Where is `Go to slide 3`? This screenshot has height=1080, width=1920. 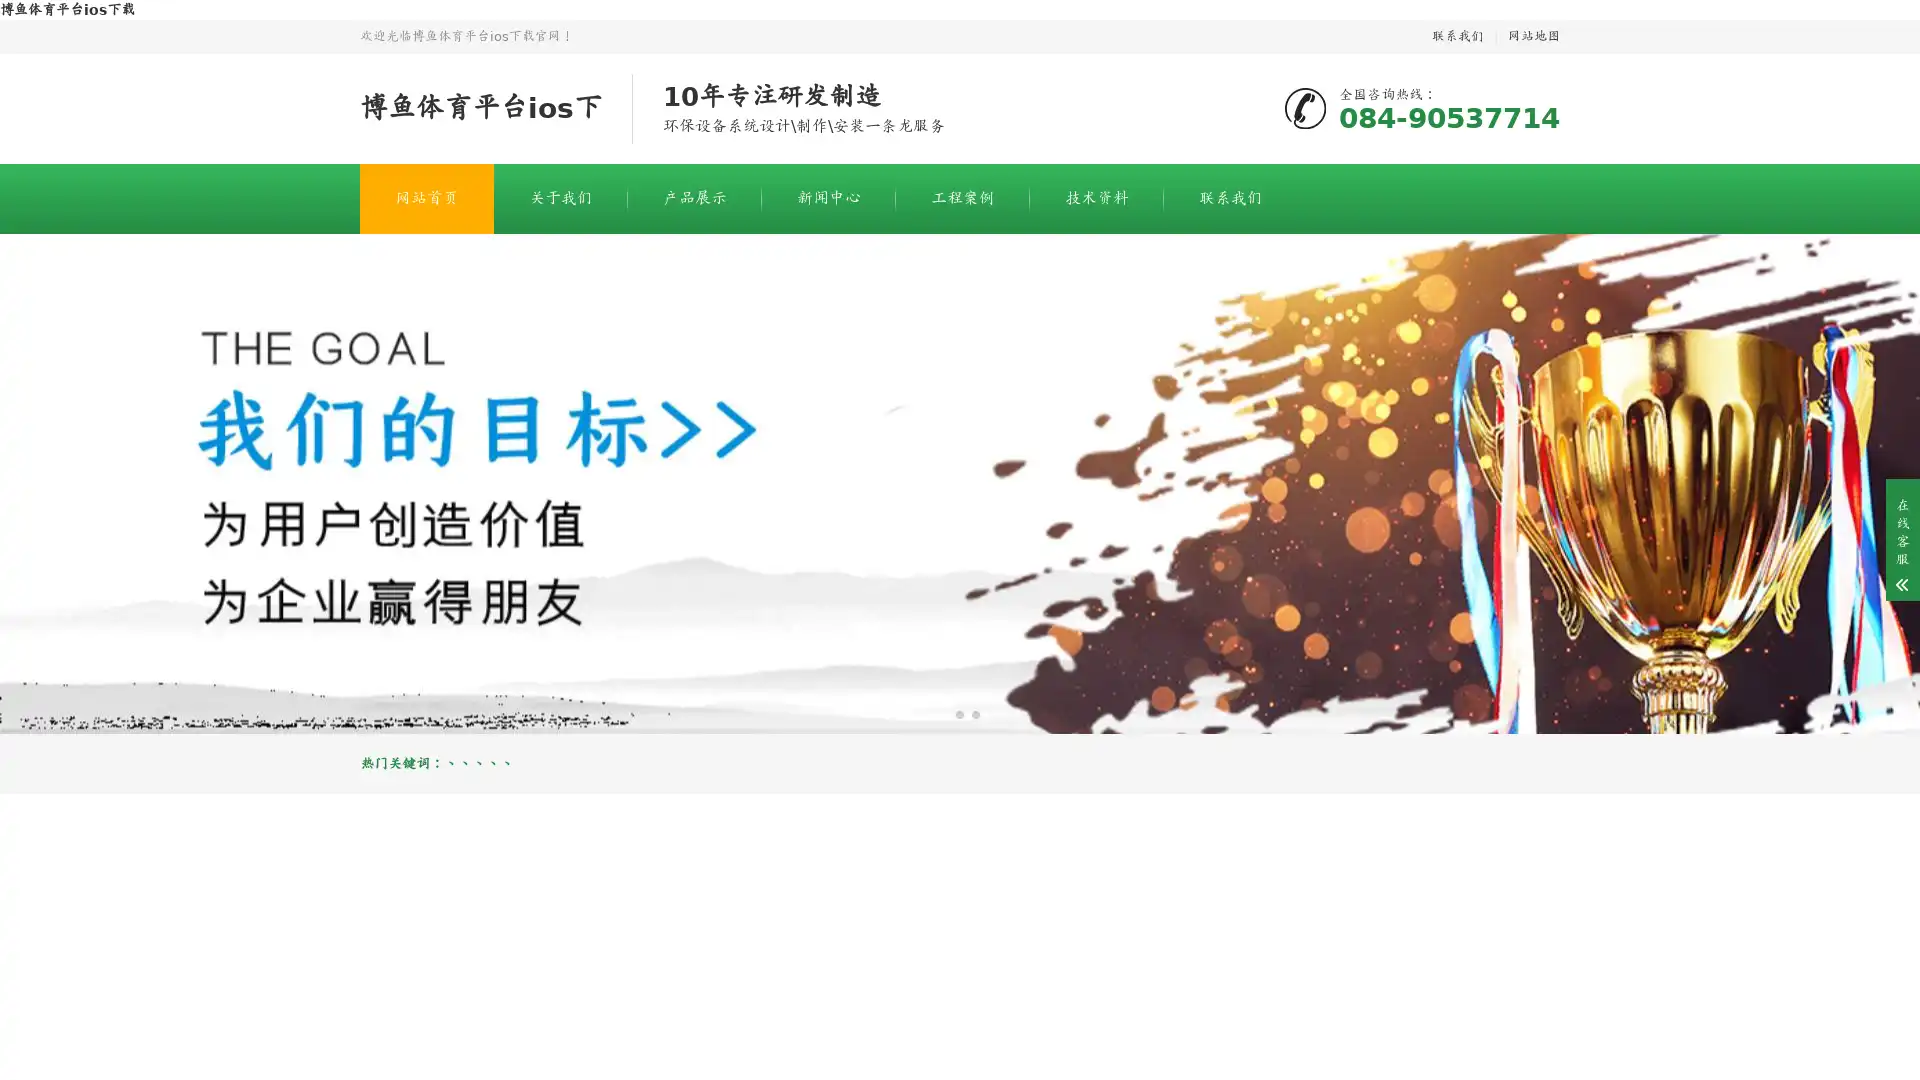 Go to slide 3 is located at coordinates (975, 713).